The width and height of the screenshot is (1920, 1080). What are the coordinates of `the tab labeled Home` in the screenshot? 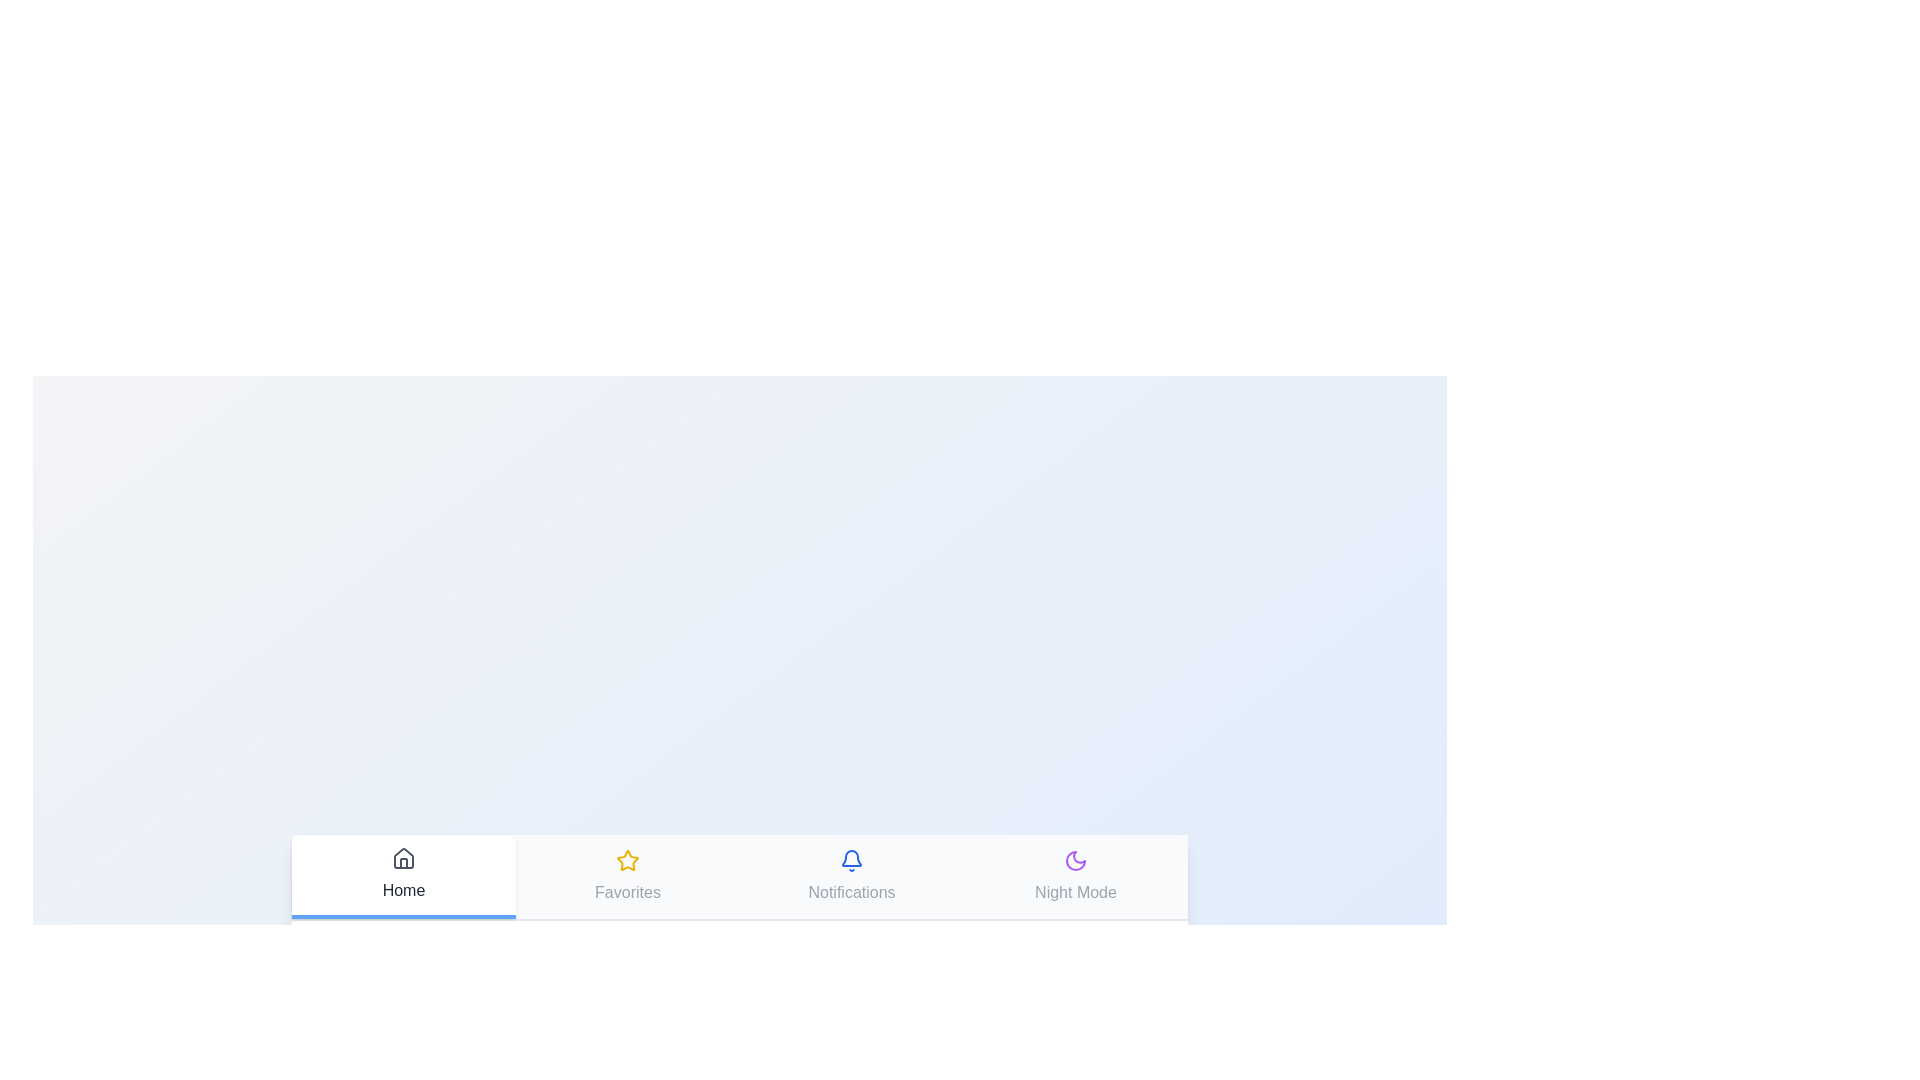 It's located at (402, 875).